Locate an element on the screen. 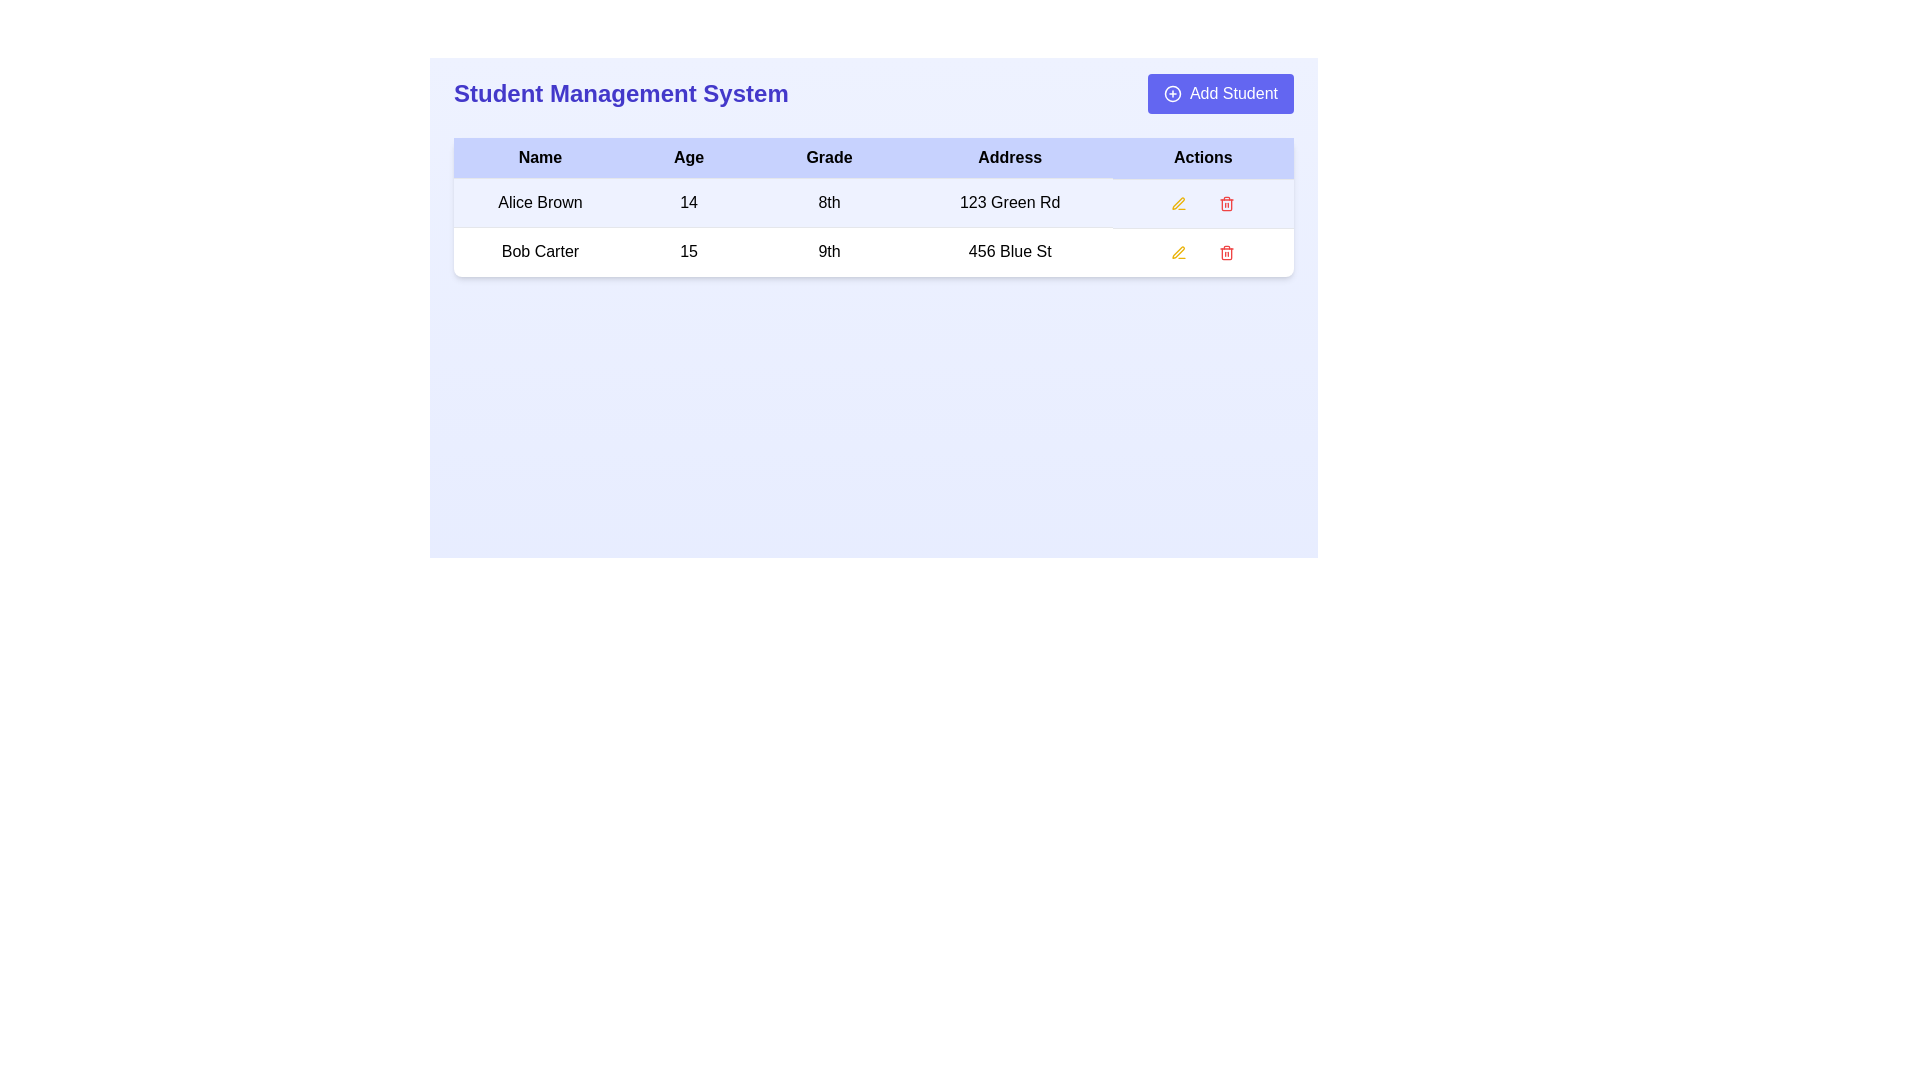 The image size is (1920, 1080). the first data row in the table is located at coordinates (873, 226).